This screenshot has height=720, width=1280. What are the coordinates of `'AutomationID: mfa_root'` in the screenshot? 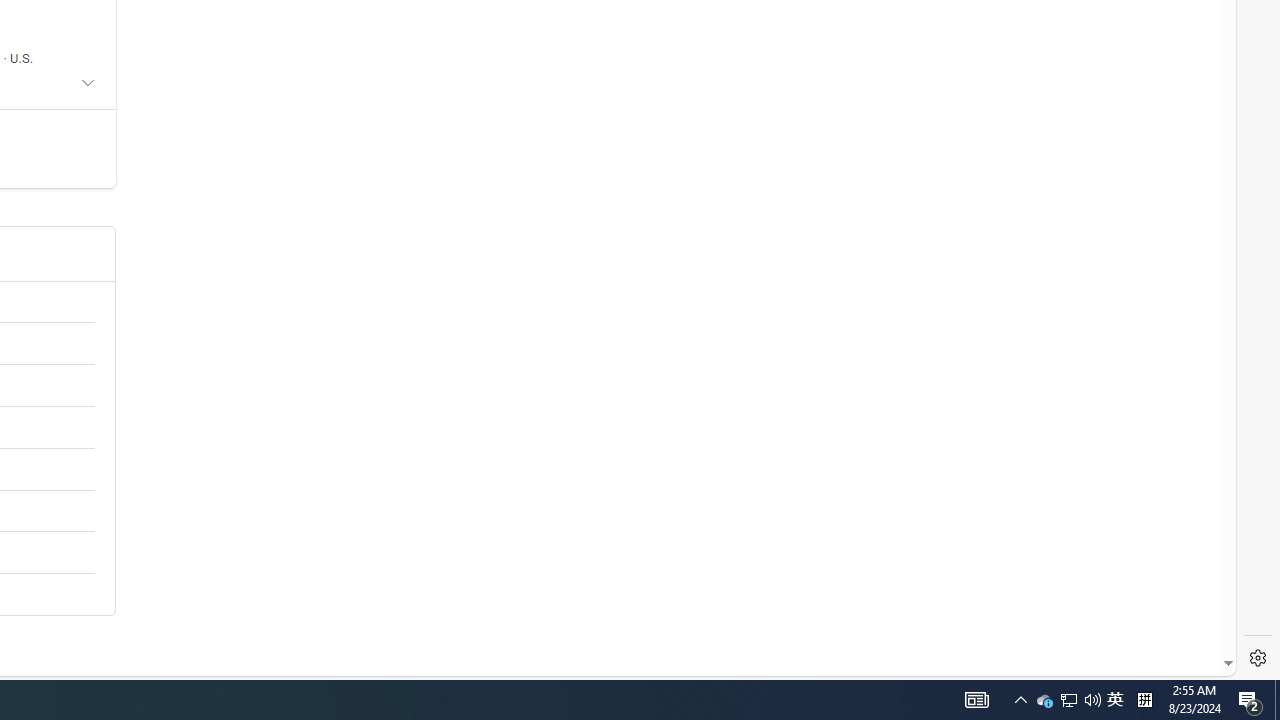 It's located at (1153, 602).